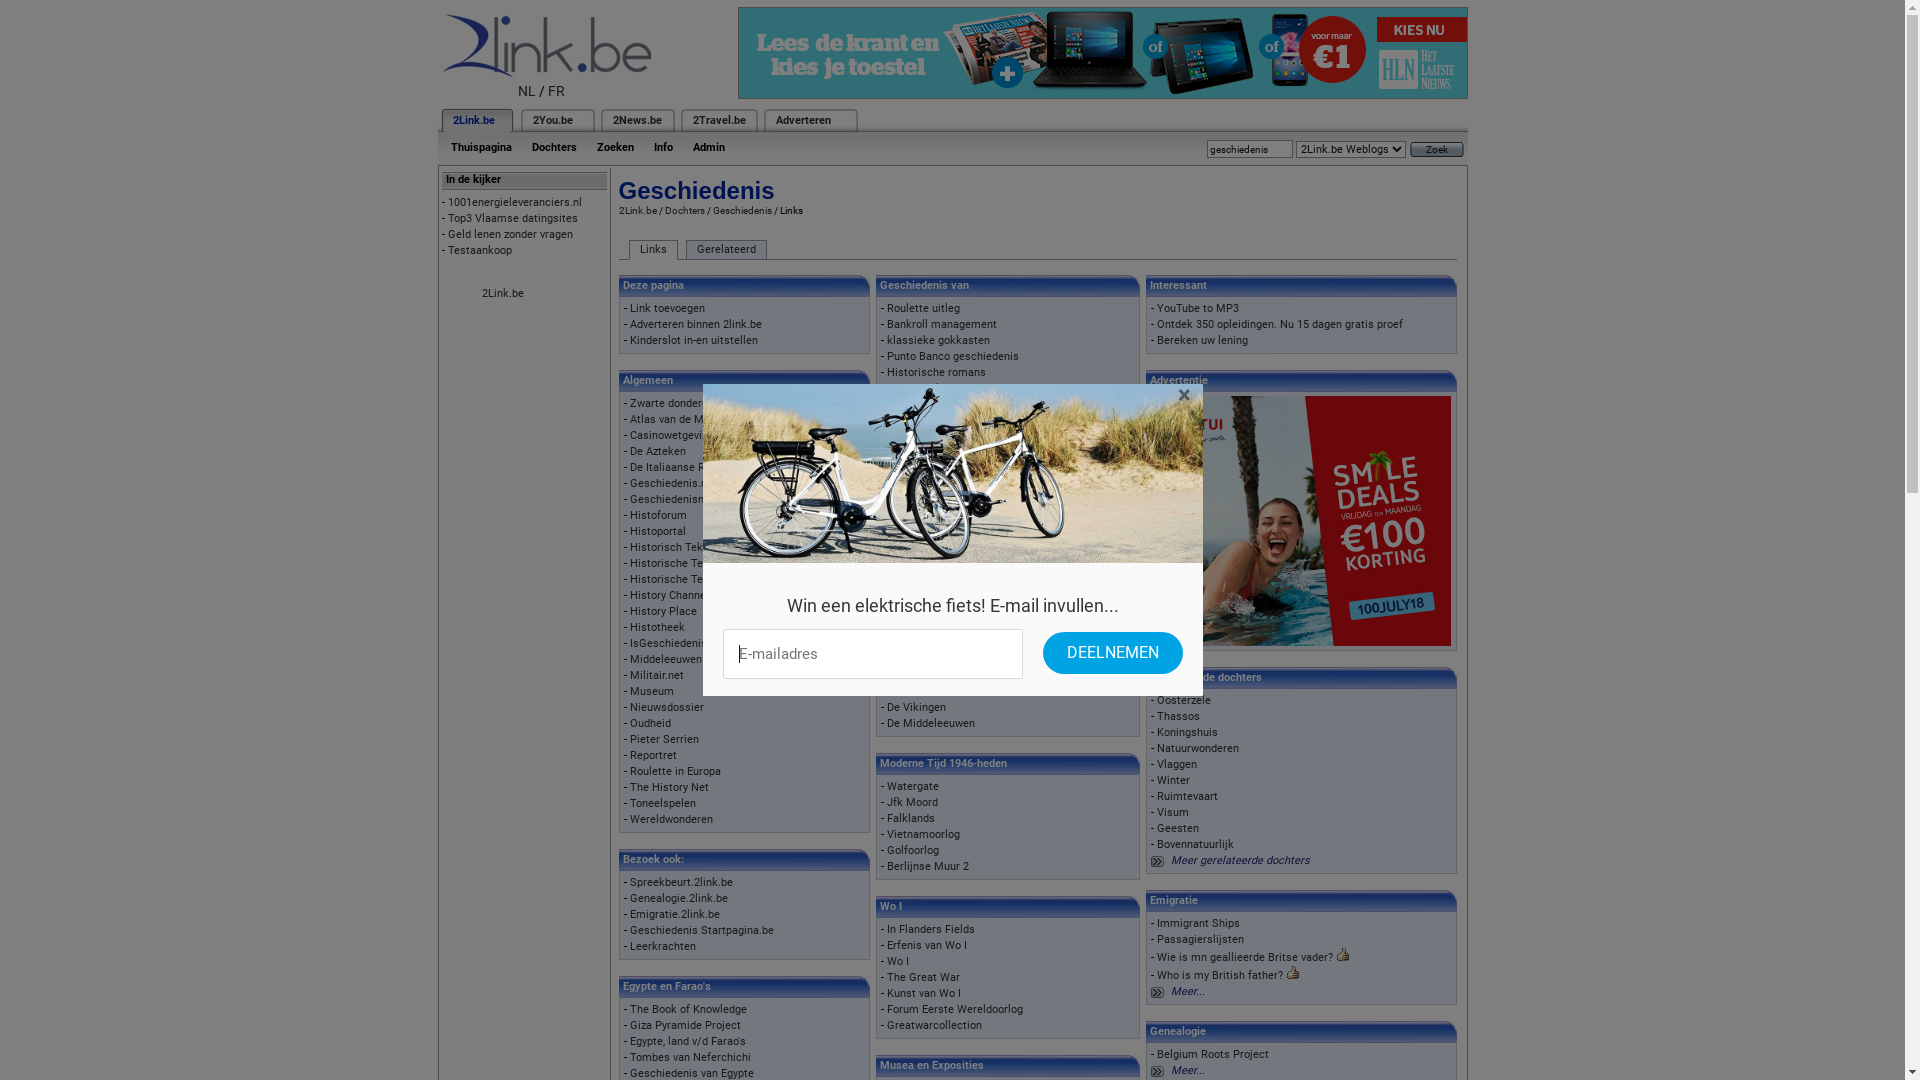  I want to click on 'Militair.net', so click(657, 675).